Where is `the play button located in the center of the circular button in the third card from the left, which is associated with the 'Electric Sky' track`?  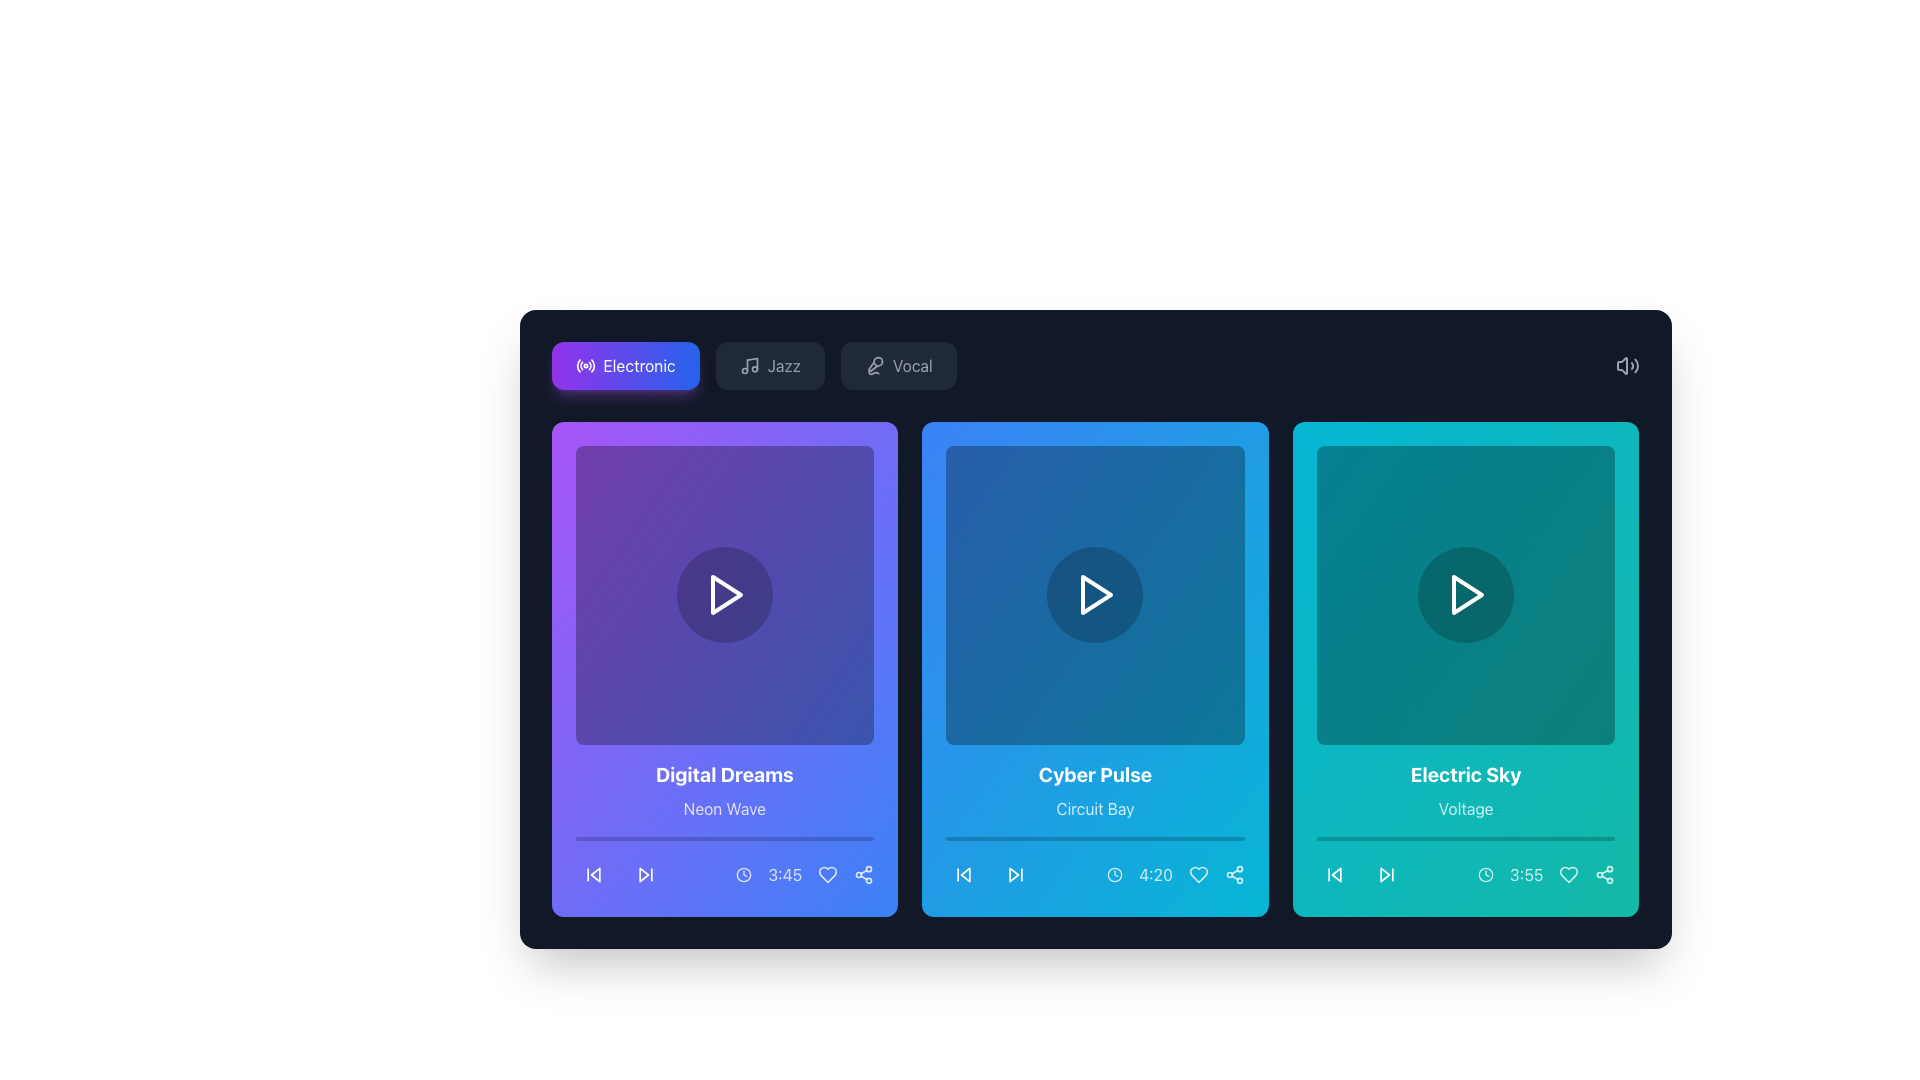
the play button located in the center of the circular button in the third card from the left, which is associated with the 'Electric Sky' track is located at coordinates (1466, 594).